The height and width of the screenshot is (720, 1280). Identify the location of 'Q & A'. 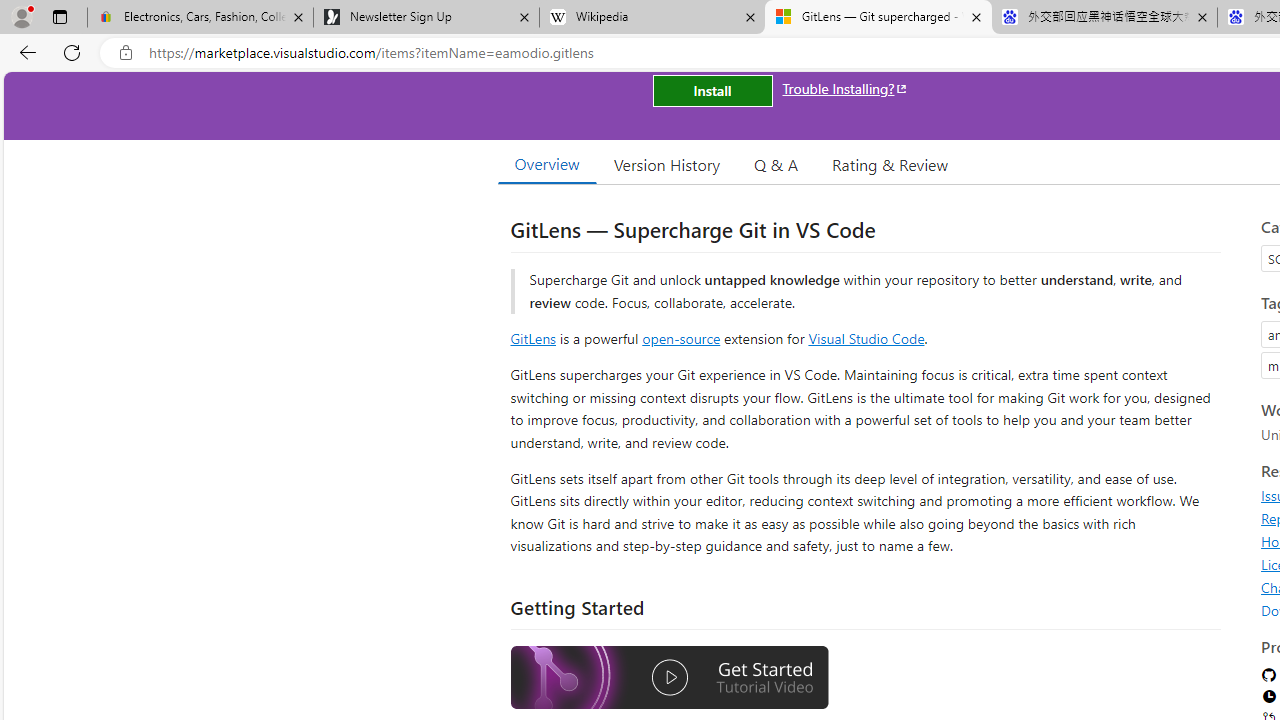
(775, 163).